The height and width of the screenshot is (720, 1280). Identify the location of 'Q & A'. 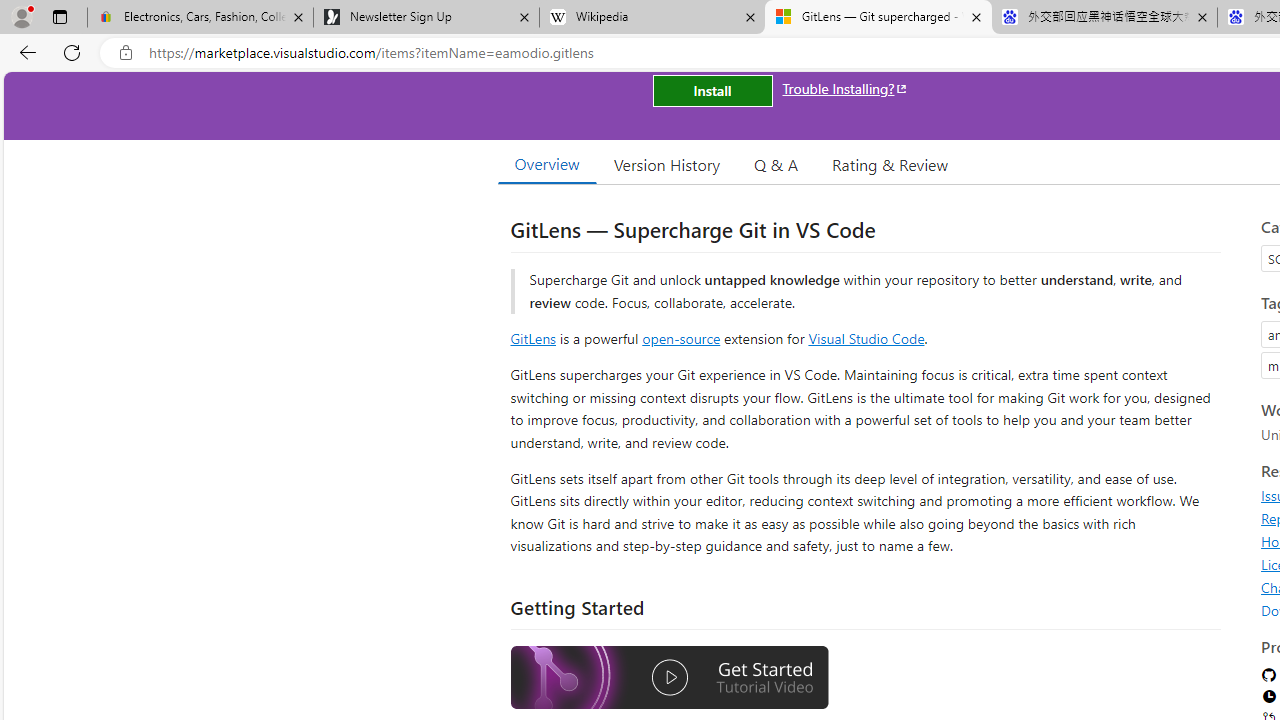
(775, 163).